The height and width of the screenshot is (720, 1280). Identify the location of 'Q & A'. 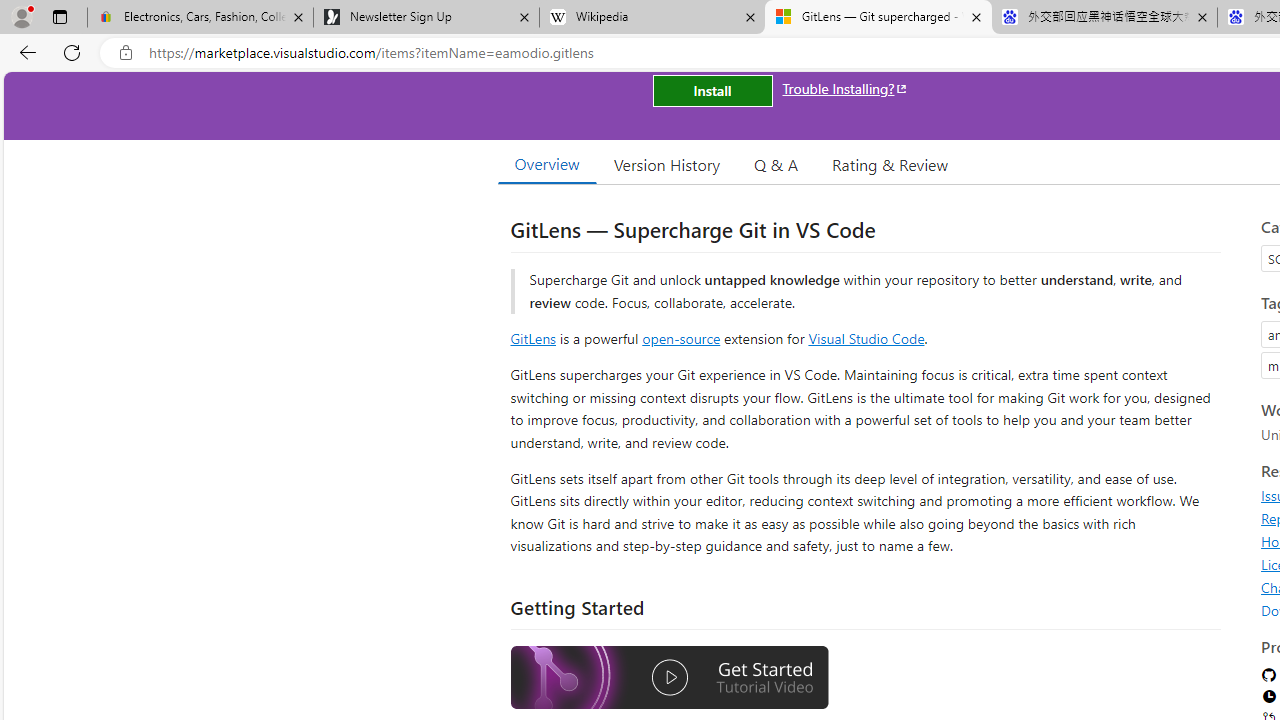
(775, 163).